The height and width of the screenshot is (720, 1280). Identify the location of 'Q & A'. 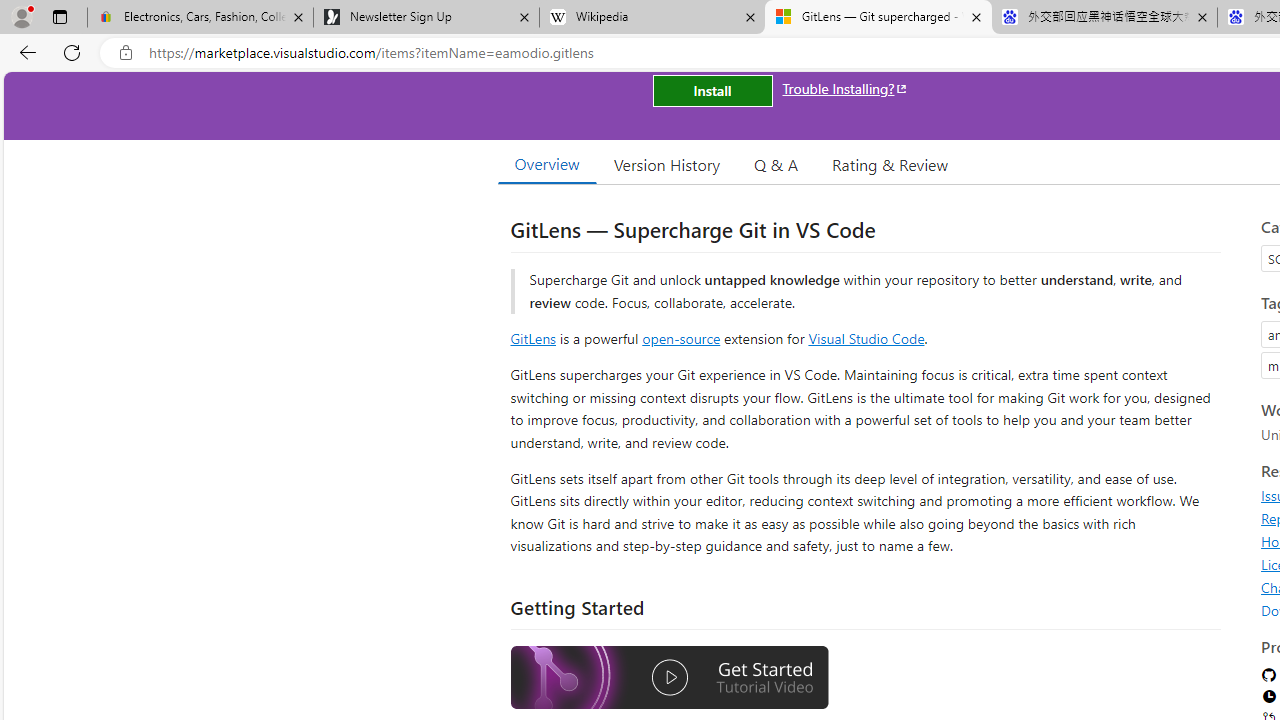
(775, 163).